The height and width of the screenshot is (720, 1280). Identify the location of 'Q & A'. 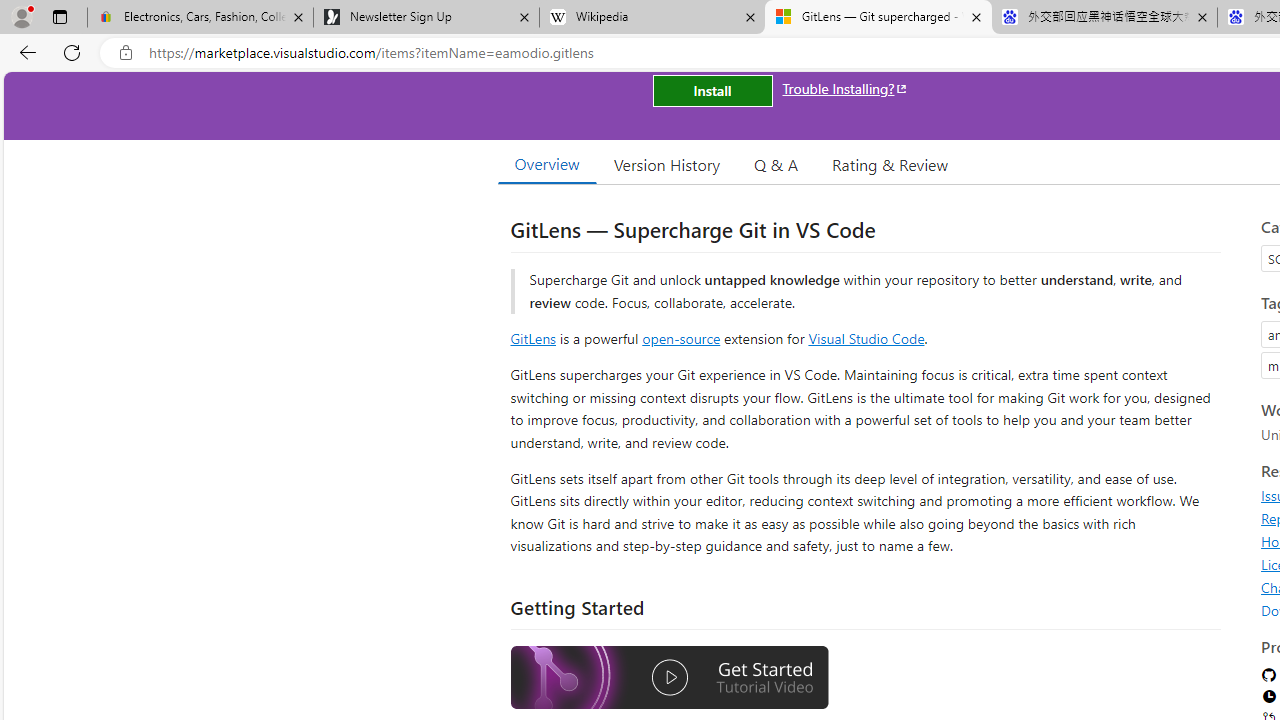
(775, 163).